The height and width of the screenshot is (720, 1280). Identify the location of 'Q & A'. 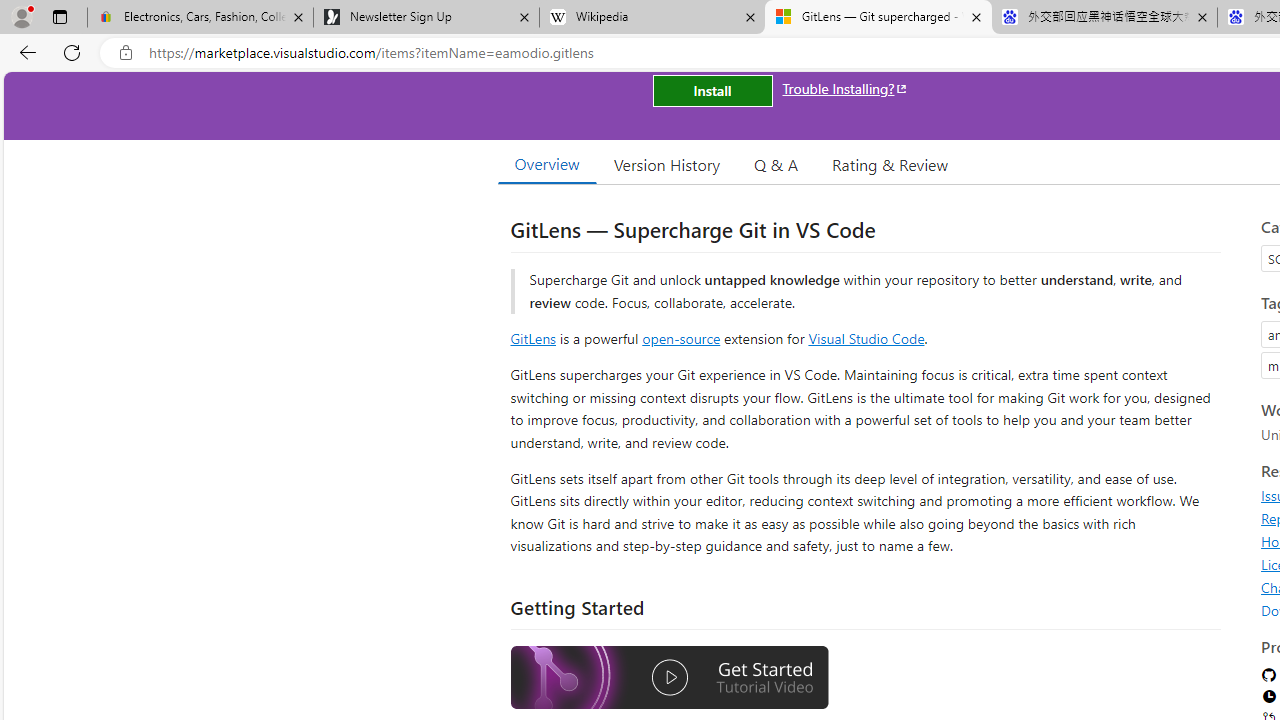
(775, 163).